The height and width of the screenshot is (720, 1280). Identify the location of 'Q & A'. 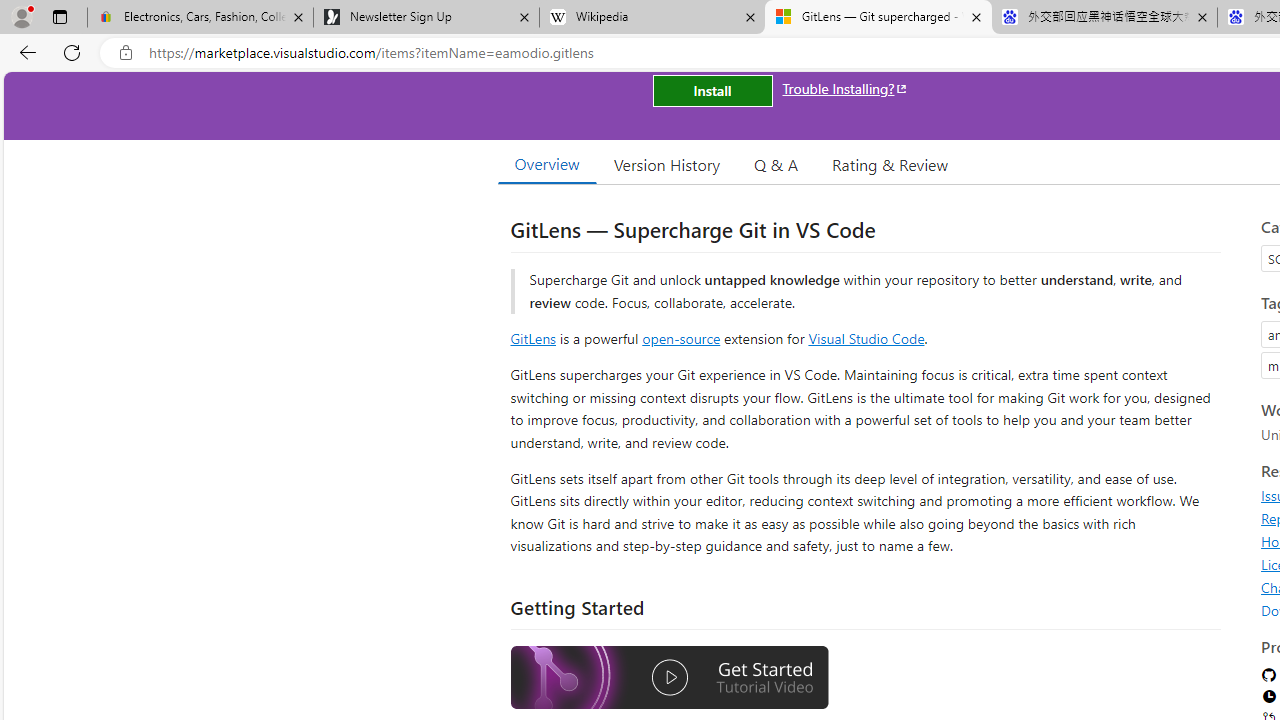
(775, 163).